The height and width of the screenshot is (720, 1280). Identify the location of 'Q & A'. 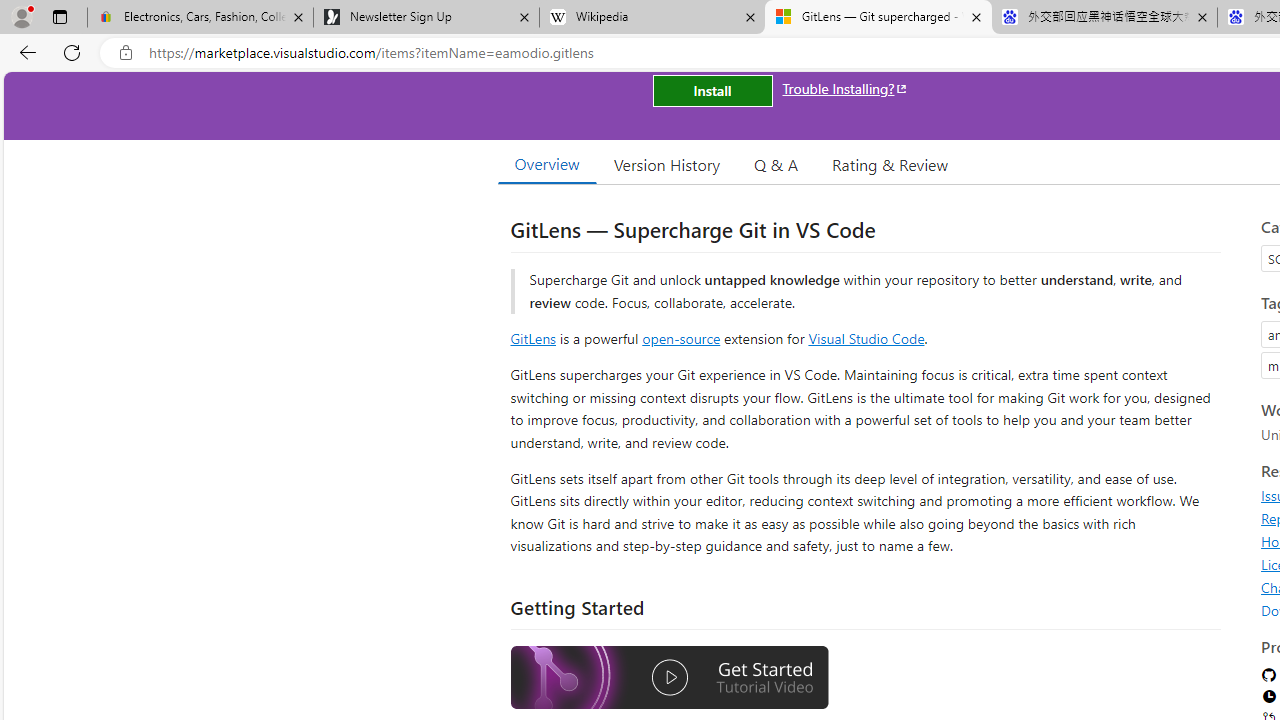
(775, 163).